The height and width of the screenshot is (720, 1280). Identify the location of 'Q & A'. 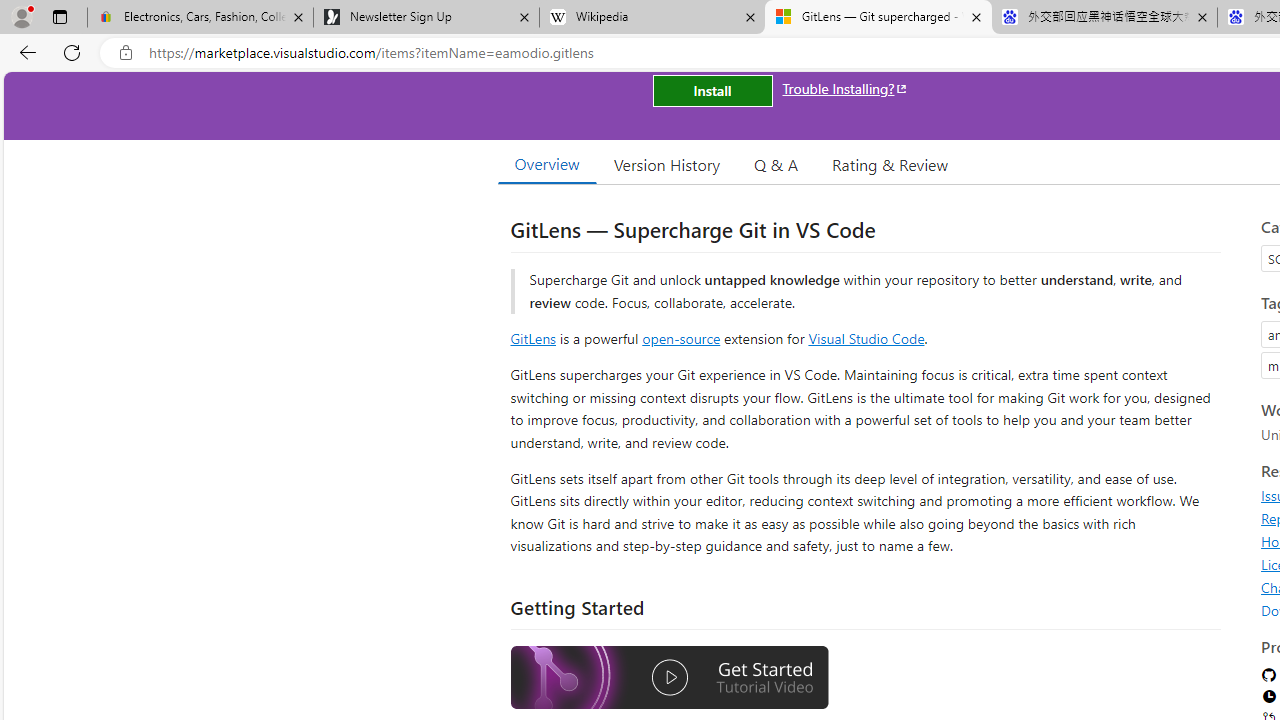
(775, 163).